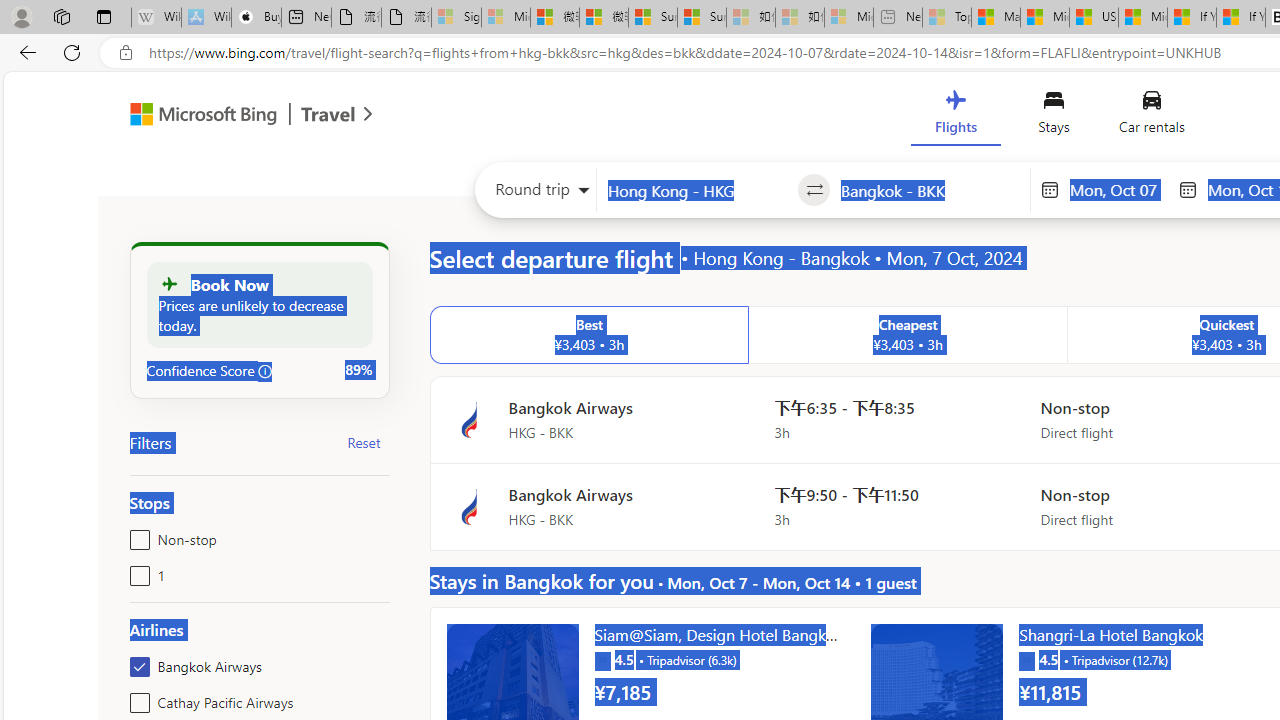 This screenshot has width=1280, height=720. Describe the element at coordinates (468, 506) in the screenshot. I see `'Flight logo'` at that location.